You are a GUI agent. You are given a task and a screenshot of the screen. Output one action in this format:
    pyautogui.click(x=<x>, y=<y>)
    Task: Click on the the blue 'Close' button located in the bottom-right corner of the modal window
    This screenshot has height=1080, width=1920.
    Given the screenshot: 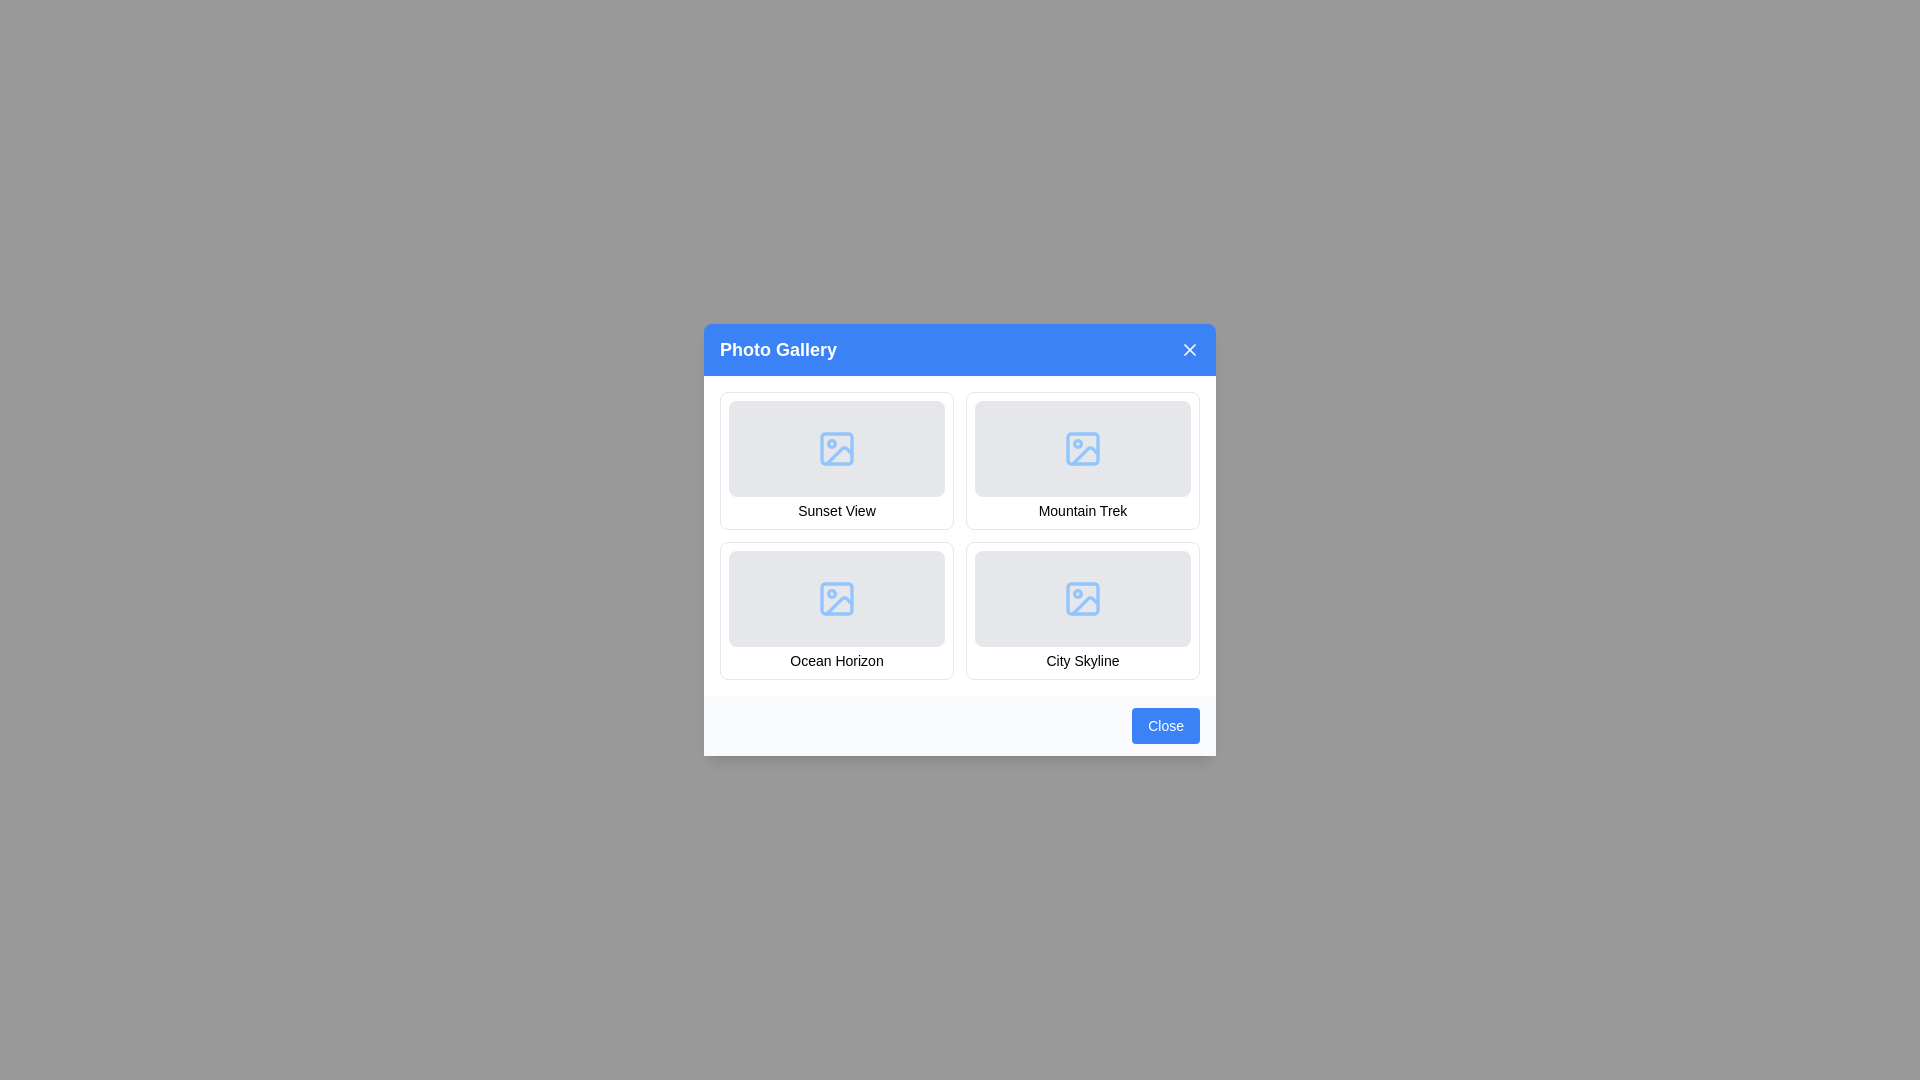 What is the action you would take?
    pyautogui.click(x=1166, y=725)
    